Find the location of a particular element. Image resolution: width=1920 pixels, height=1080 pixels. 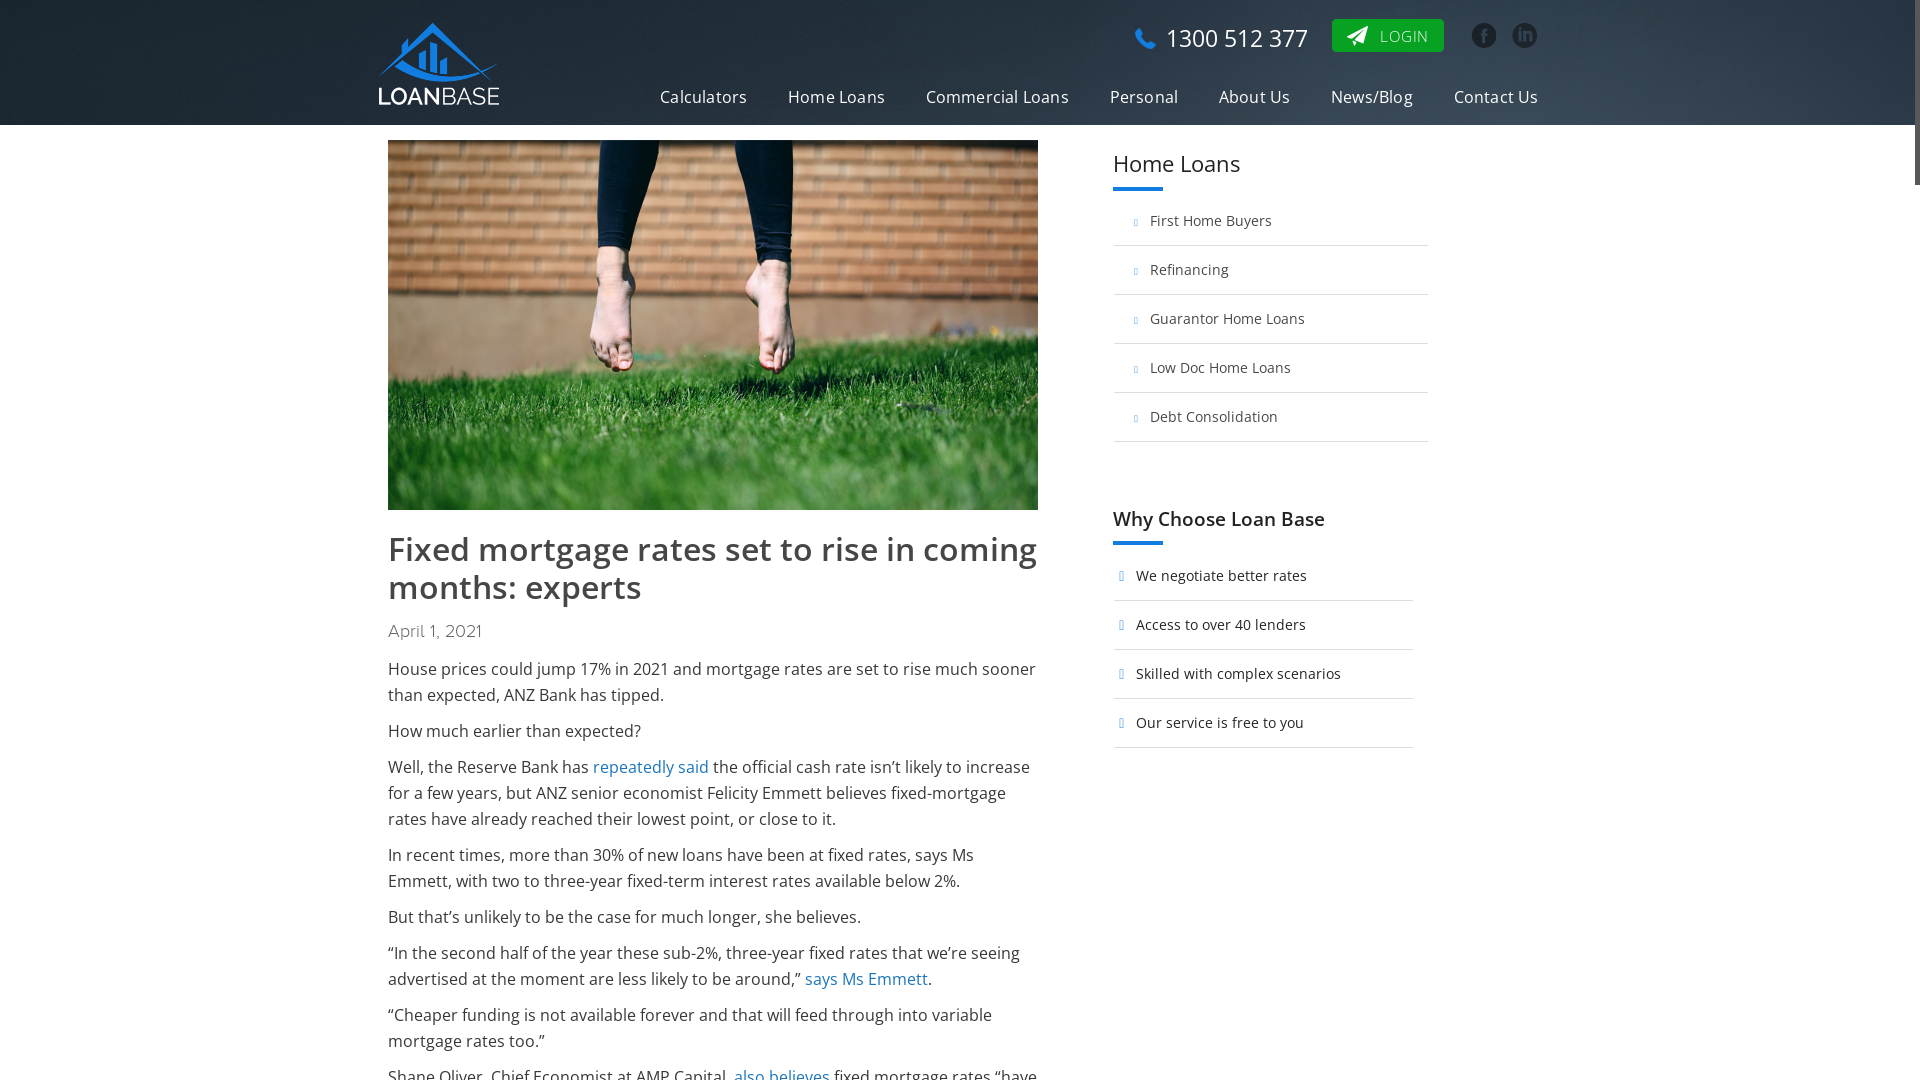

'Calculators' is located at coordinates (703, 96).